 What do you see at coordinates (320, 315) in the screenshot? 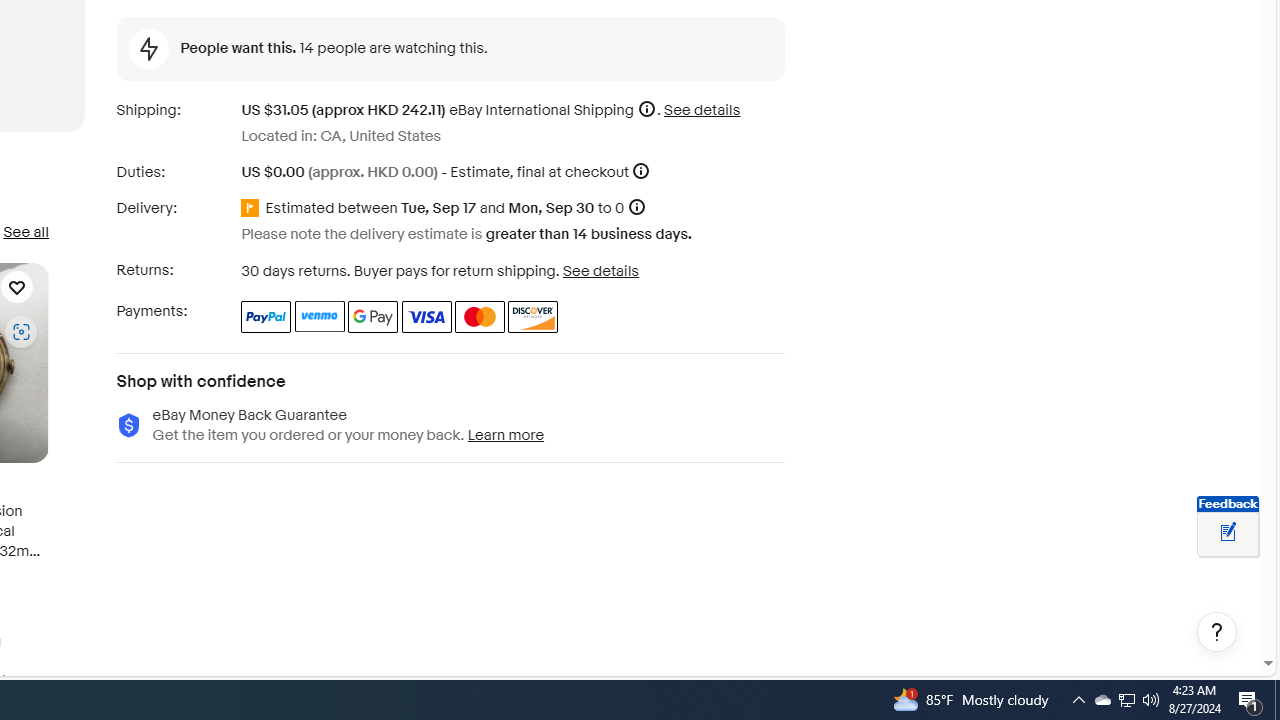
I see `'Venmo'` at bounding box center [320, 315].